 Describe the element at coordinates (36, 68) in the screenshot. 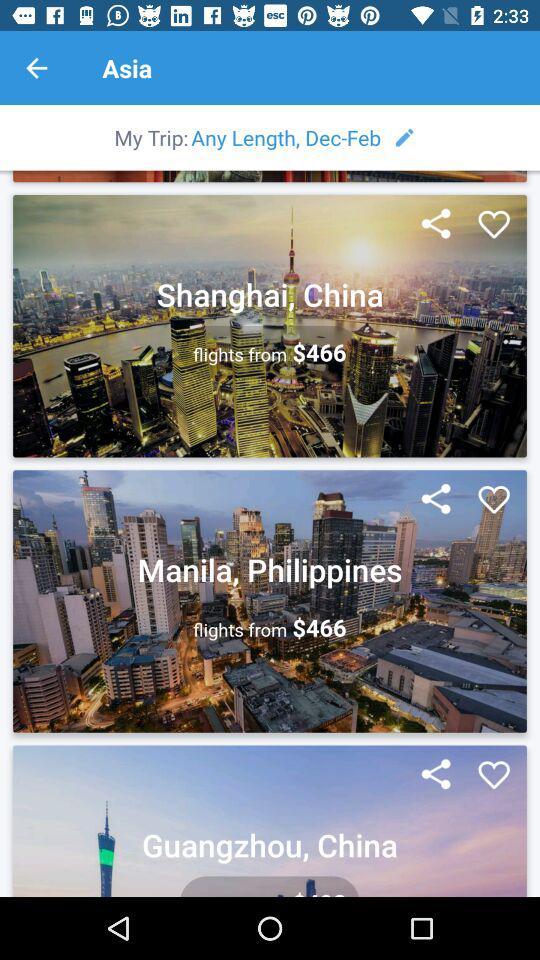

I see `icon to the left of asia item` at that location.